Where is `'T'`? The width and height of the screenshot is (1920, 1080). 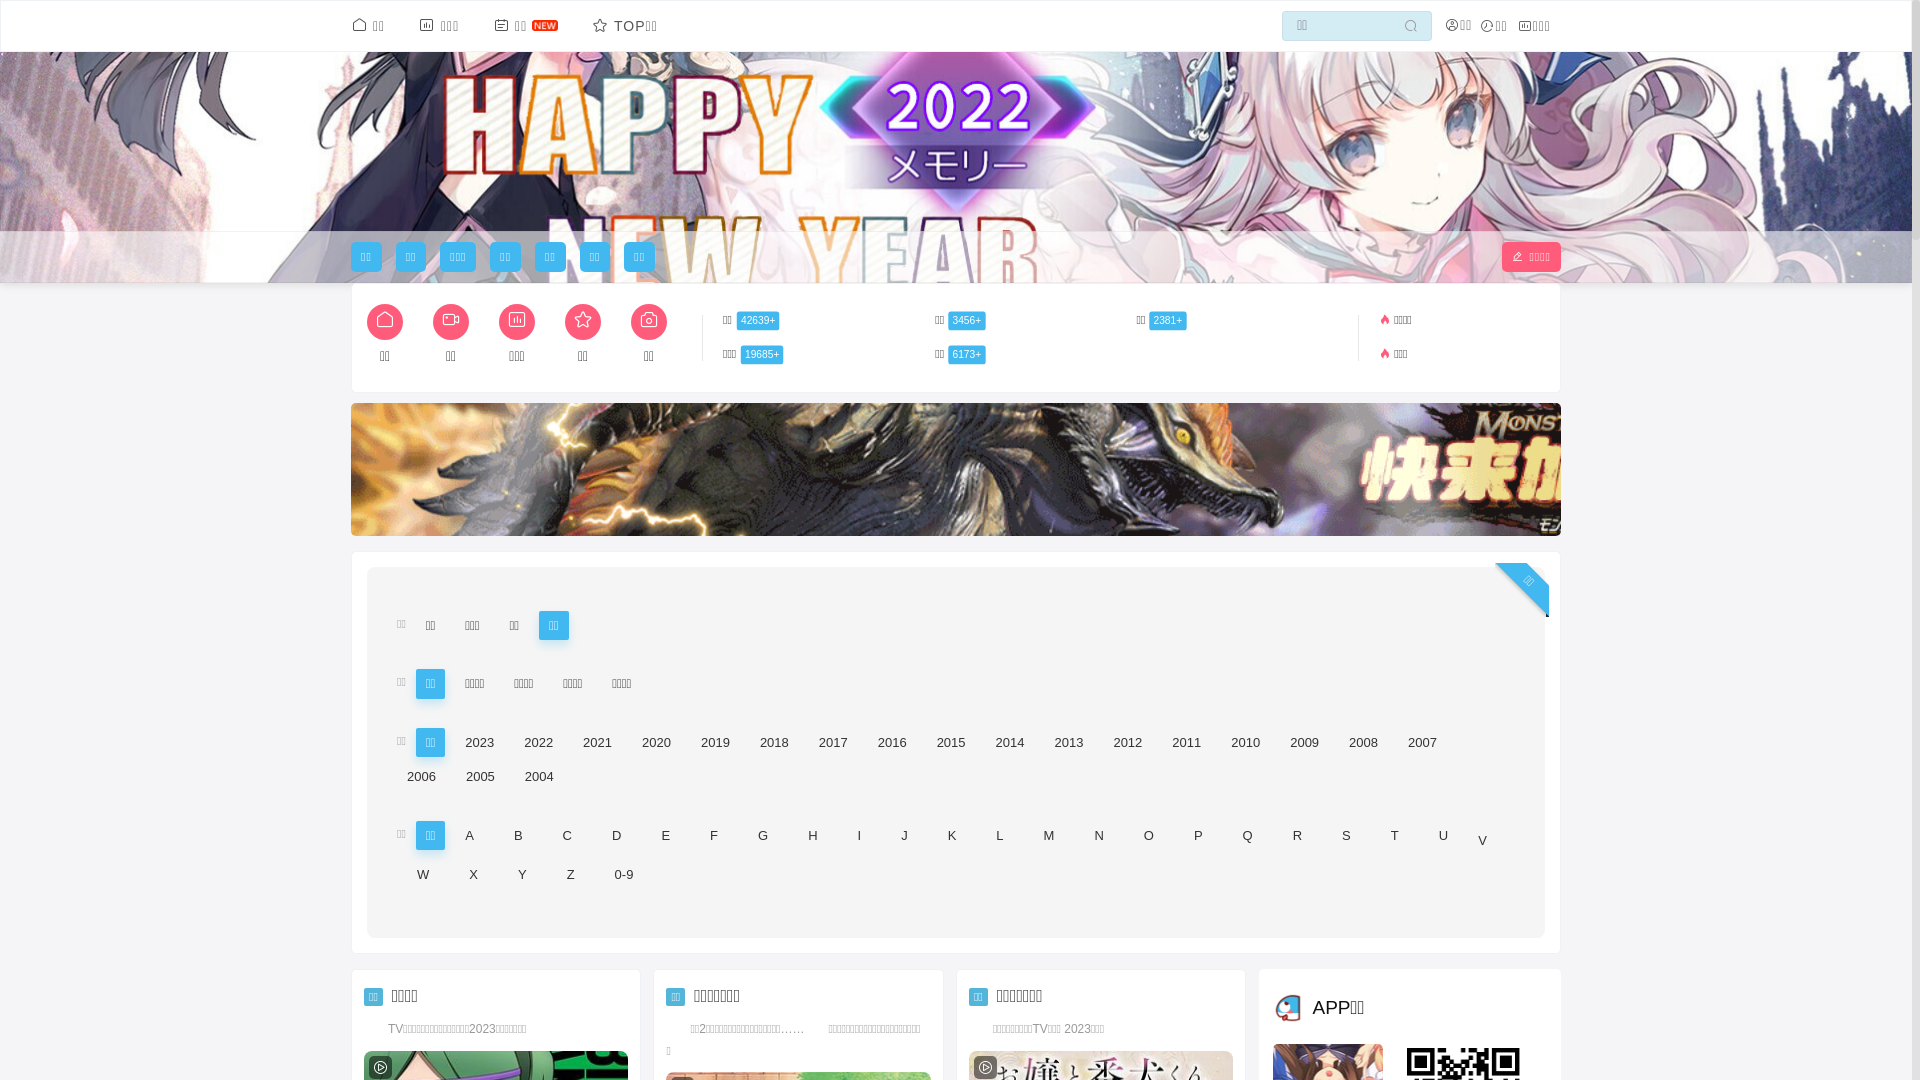
'T' is located at coordinates (1394, 835).